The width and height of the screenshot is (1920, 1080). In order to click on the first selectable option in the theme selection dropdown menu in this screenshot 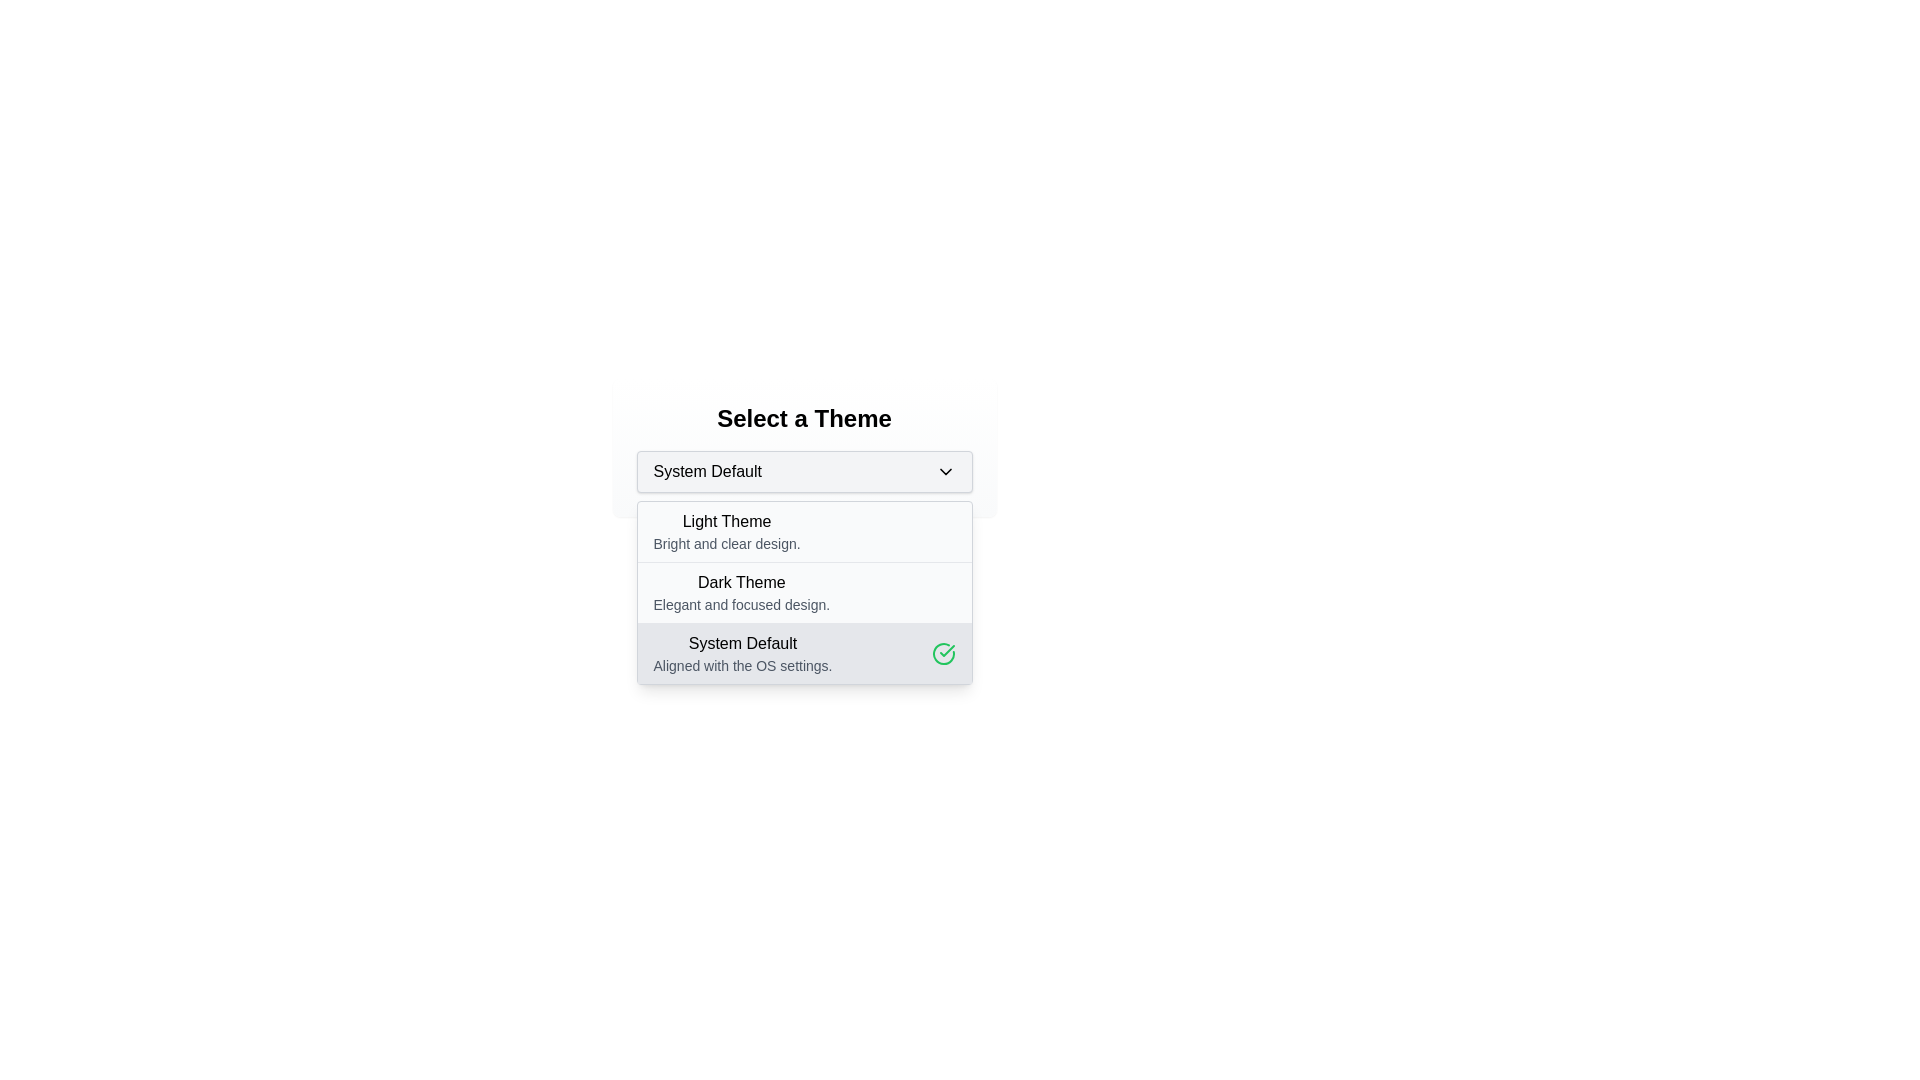, I will do `click(726, 531)`.